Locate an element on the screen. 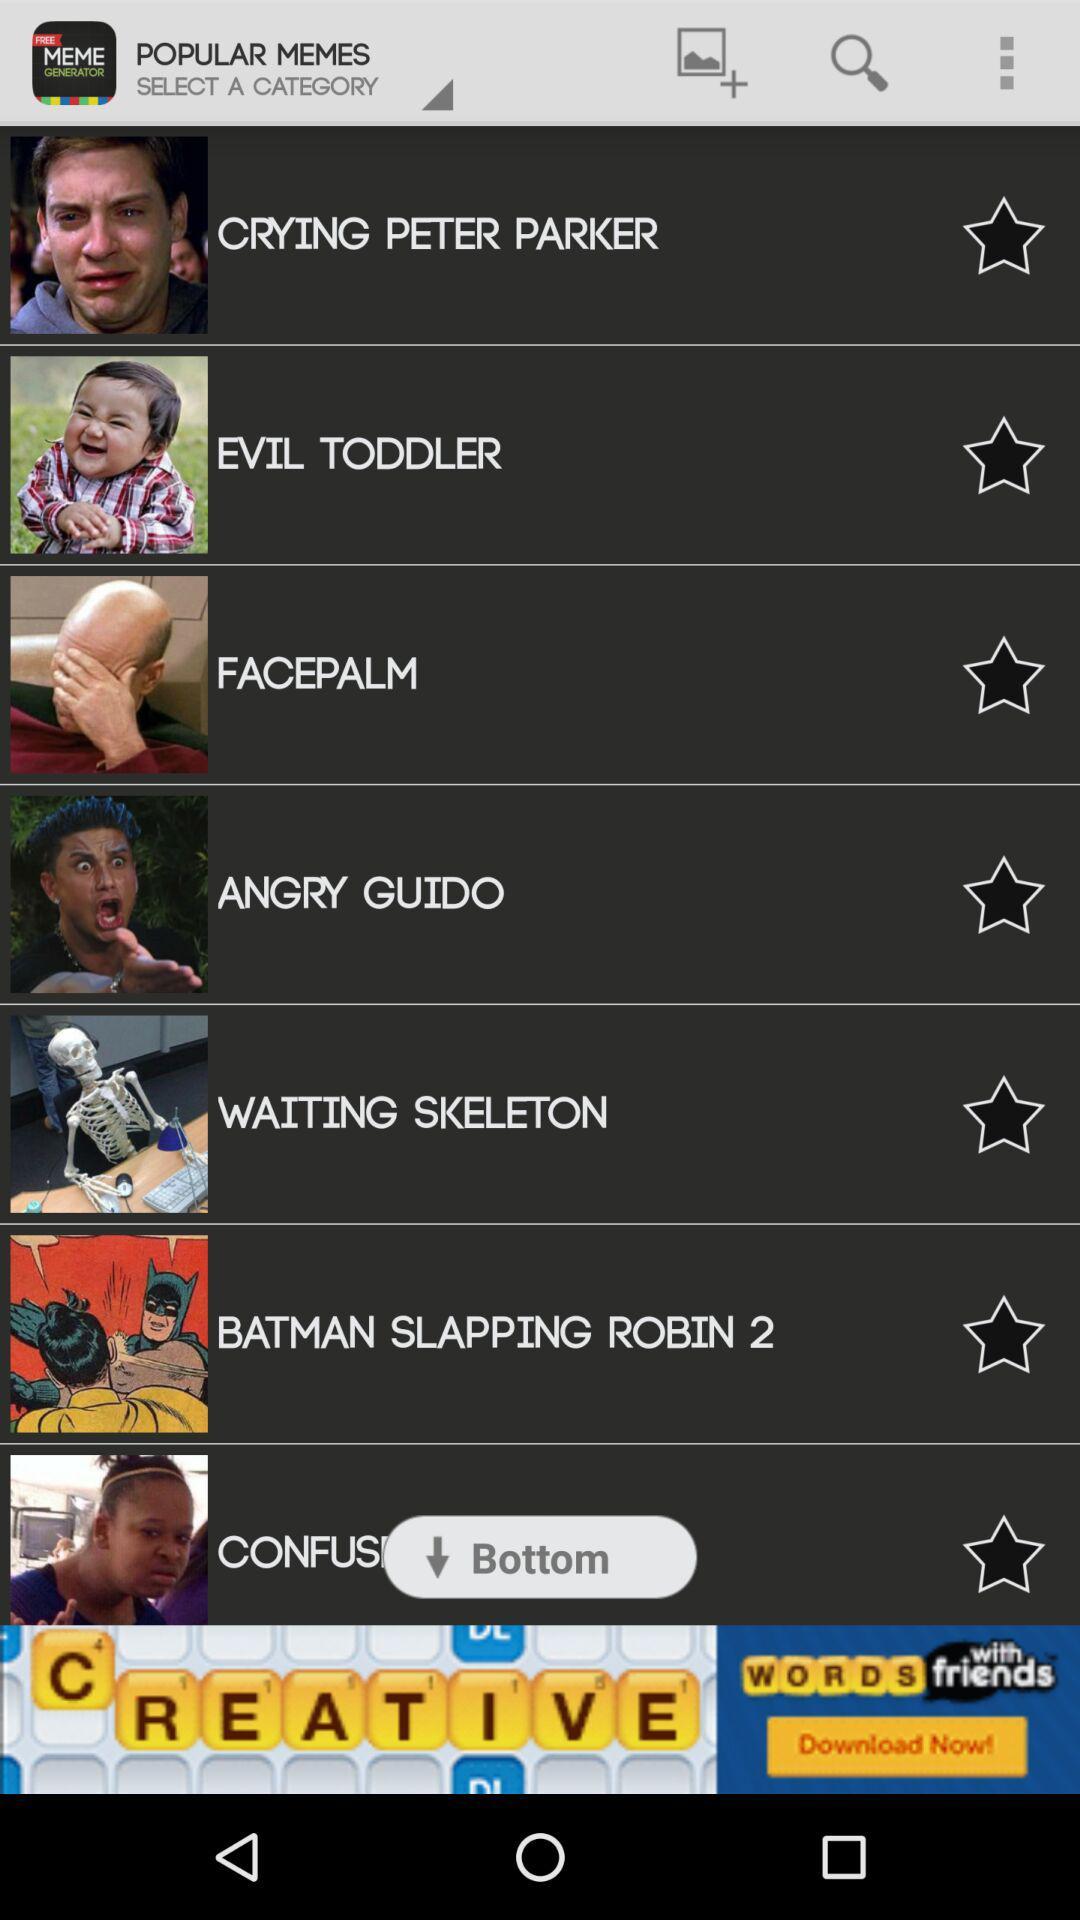  meme format is located at coordinates (1003, 453).